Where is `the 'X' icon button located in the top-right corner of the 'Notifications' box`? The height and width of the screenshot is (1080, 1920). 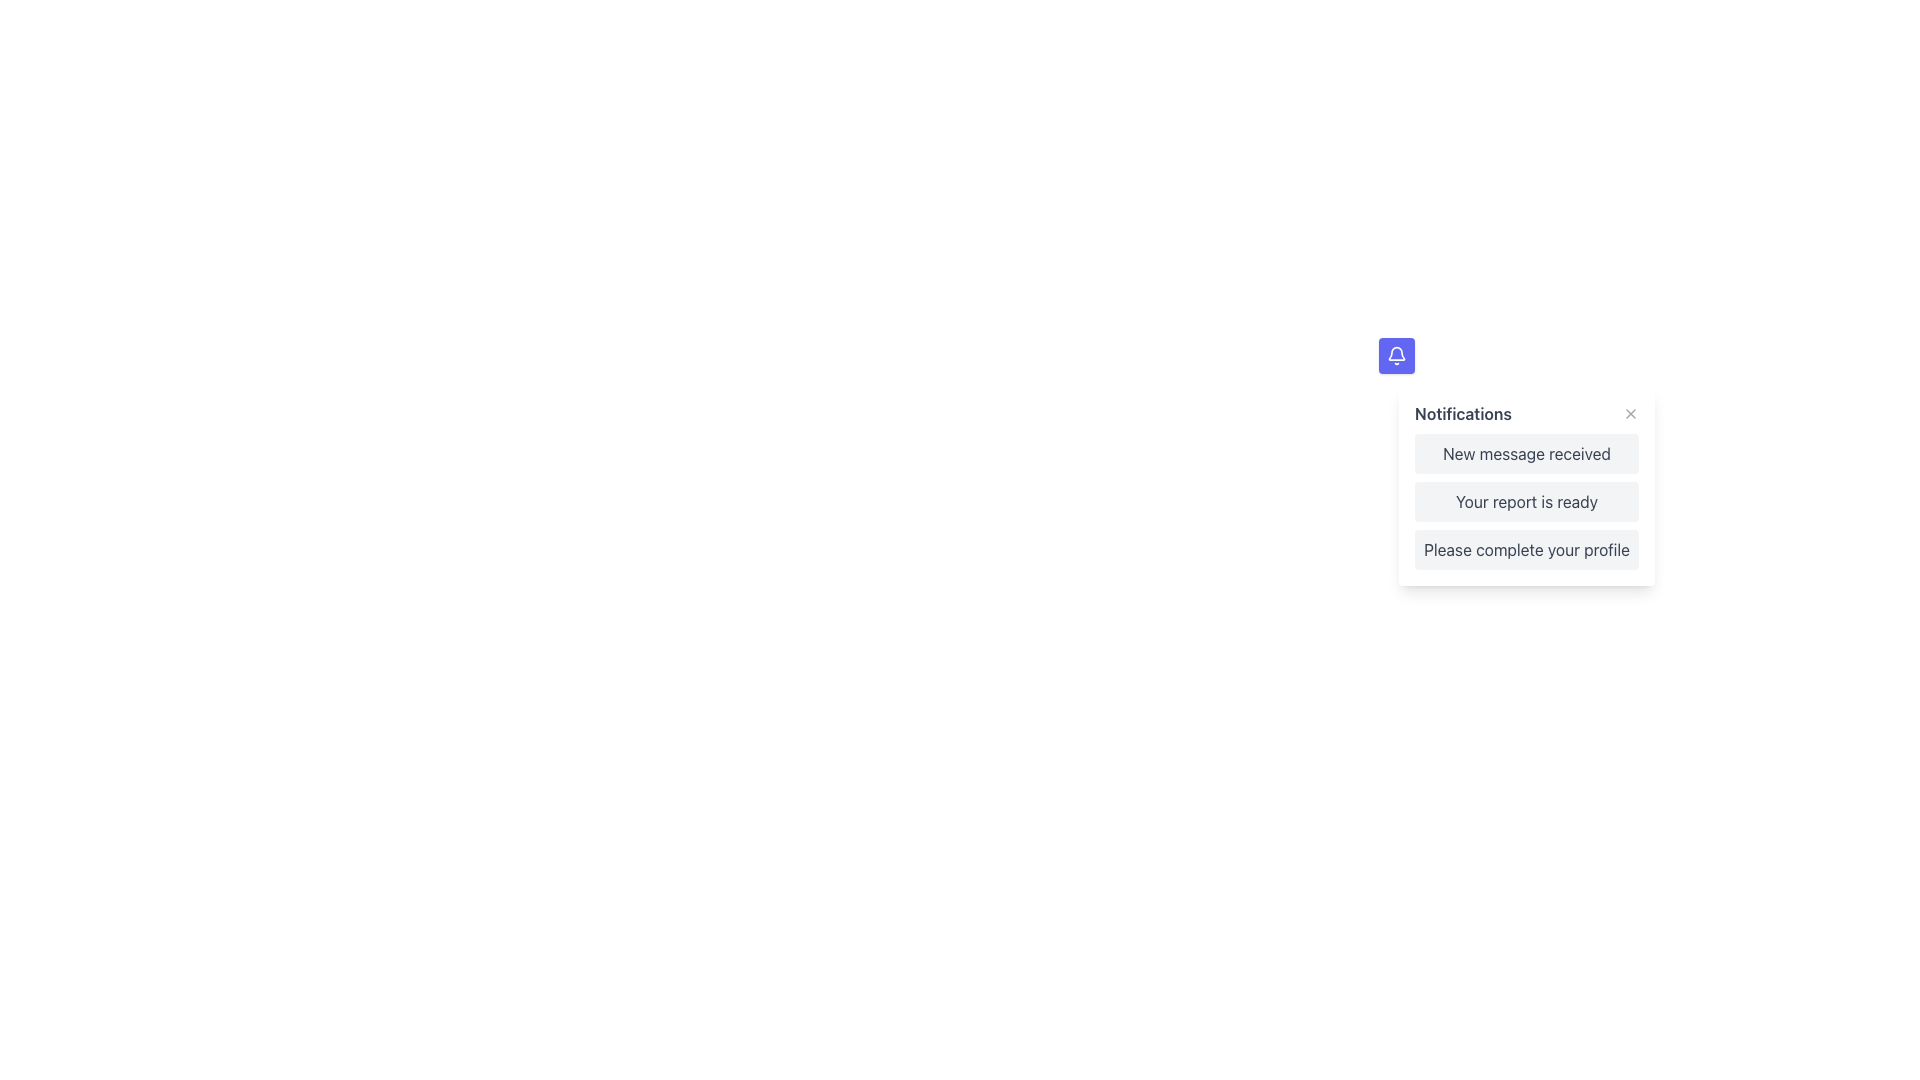
the 'X' icon button located in the top-right corner of the 'Notifications' box is located at coordinates (1631, 412).